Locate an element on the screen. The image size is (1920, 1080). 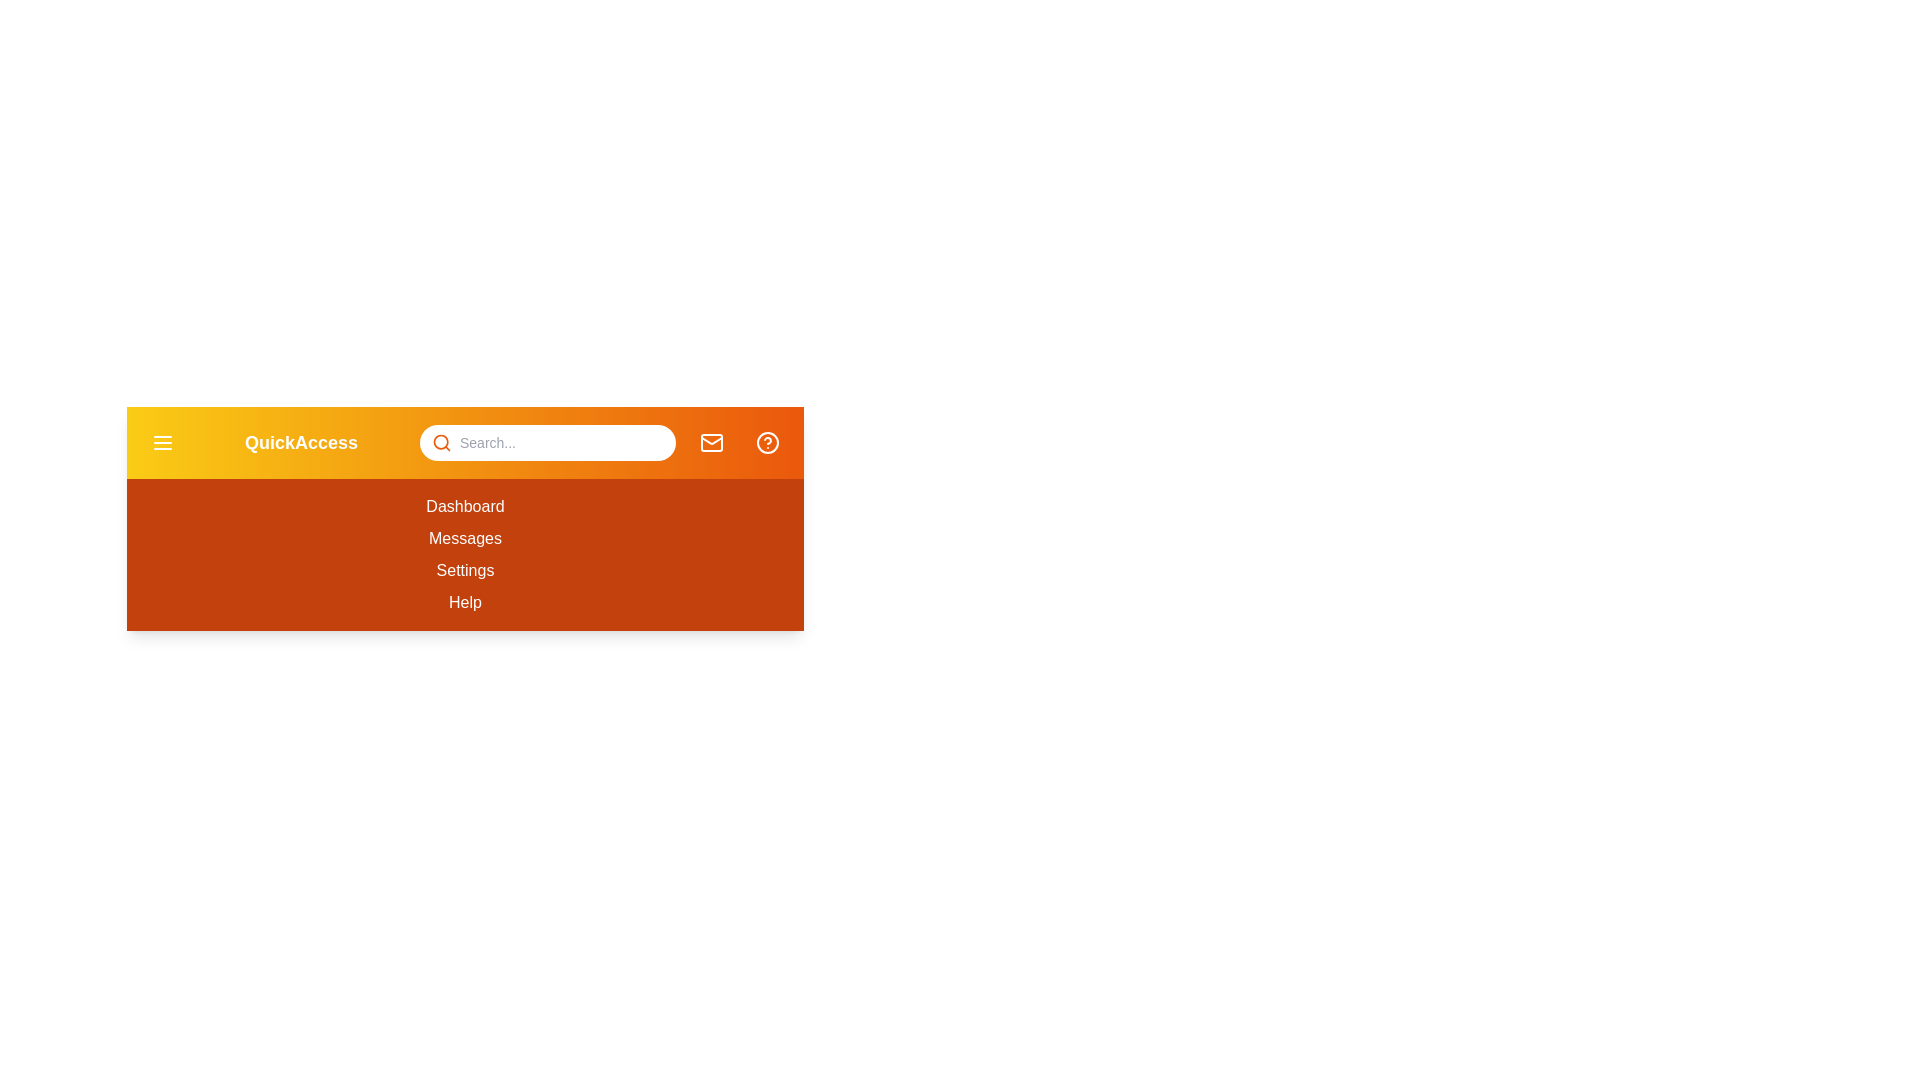
the search icon located to the left of the input area, near the placeholder text 'Search...', in the header section is located at coordinates (440, 442).